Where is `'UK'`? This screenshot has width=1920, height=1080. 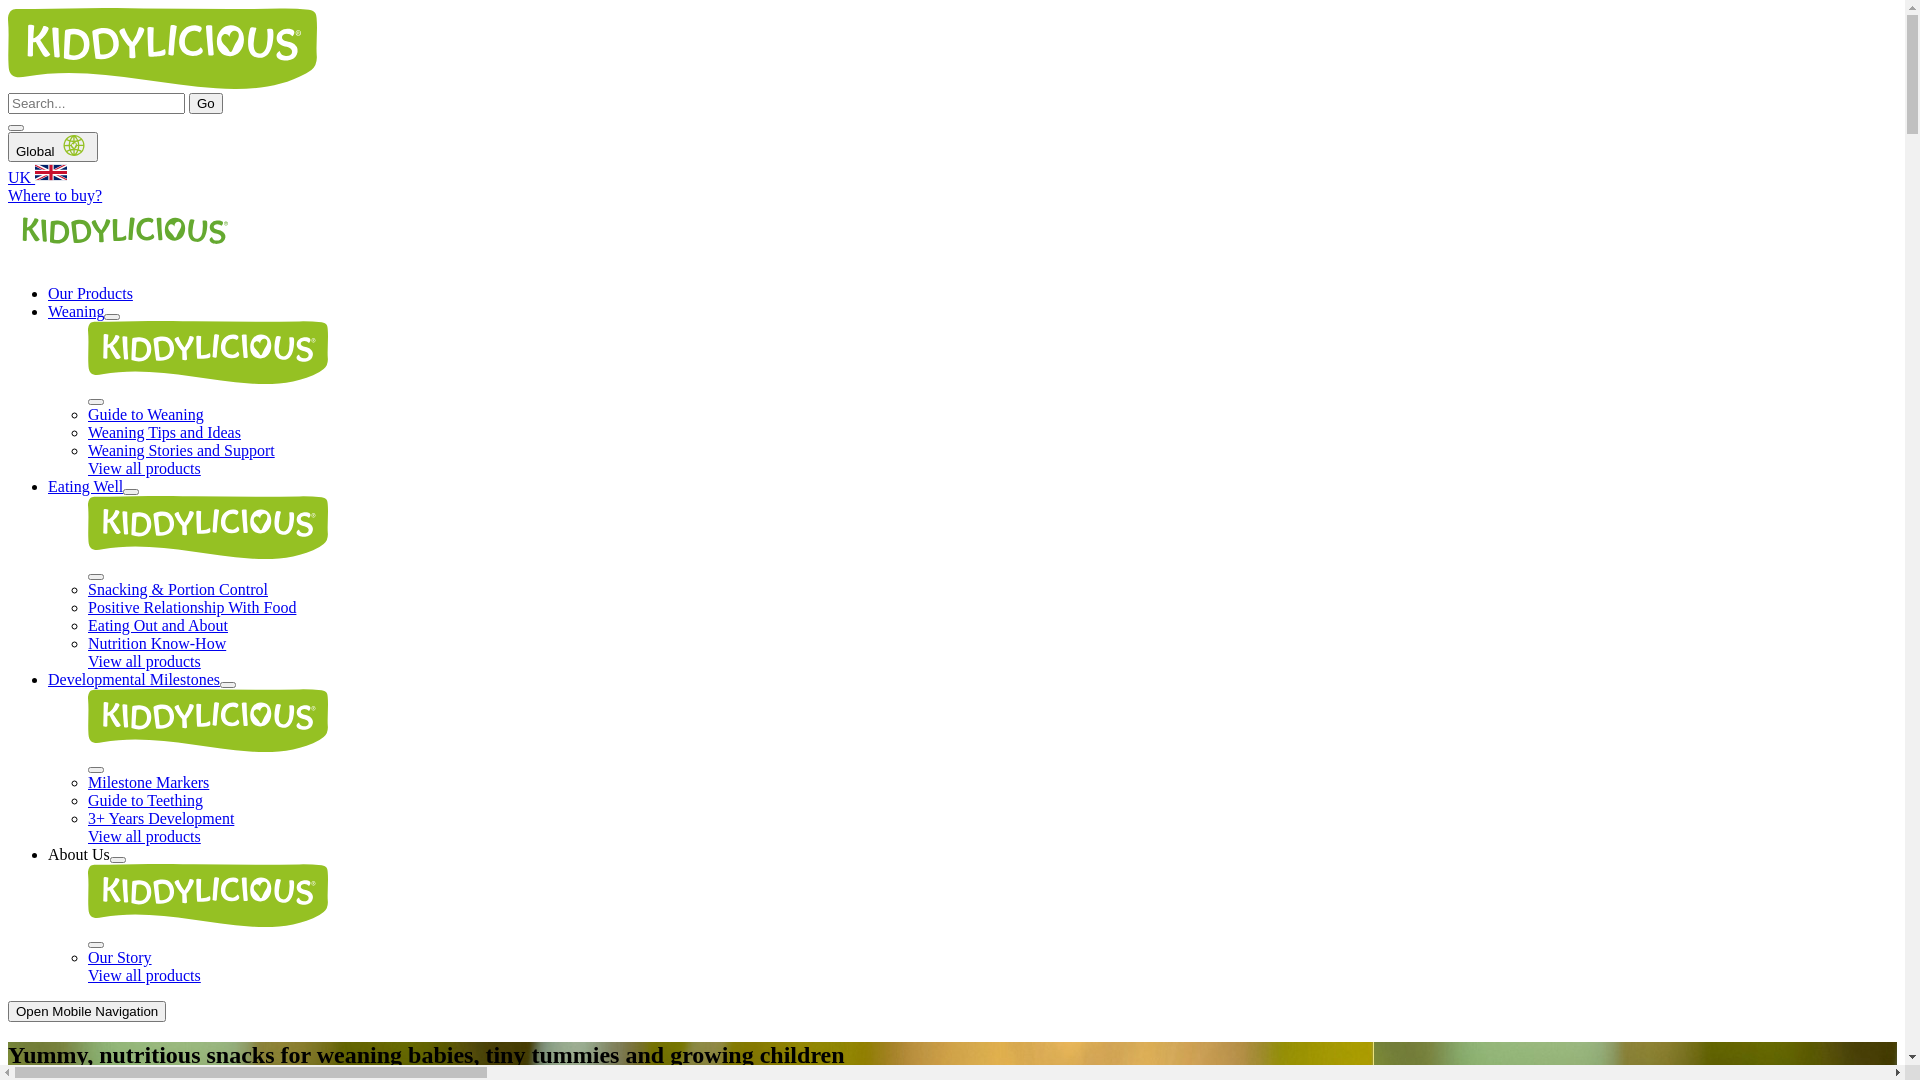 'UK' is located at coordinates (951, 173).